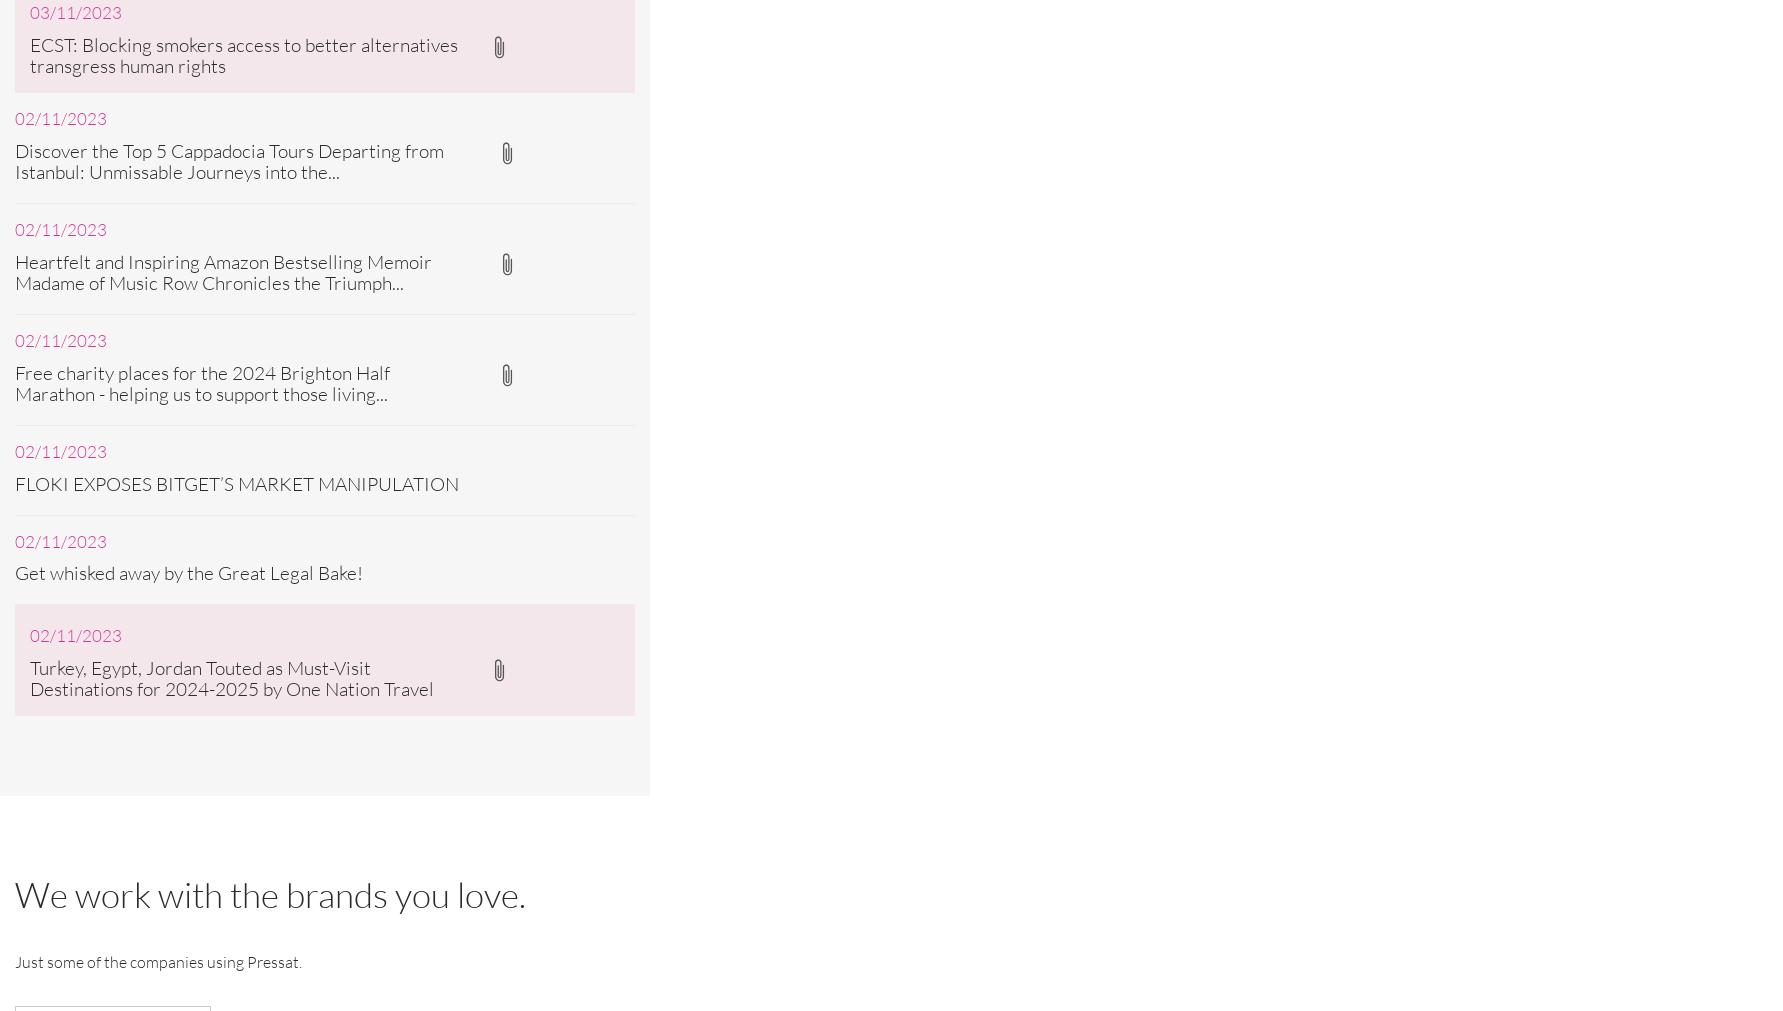 Image resolution: width=1783 pixels, height=1011 pixels. What do you see at coordinates (243, 53) in the screenshot?
I see `'ECST: Blocking smokers access to better alternatives transgress human rights'` at bounding box center [243, 53].